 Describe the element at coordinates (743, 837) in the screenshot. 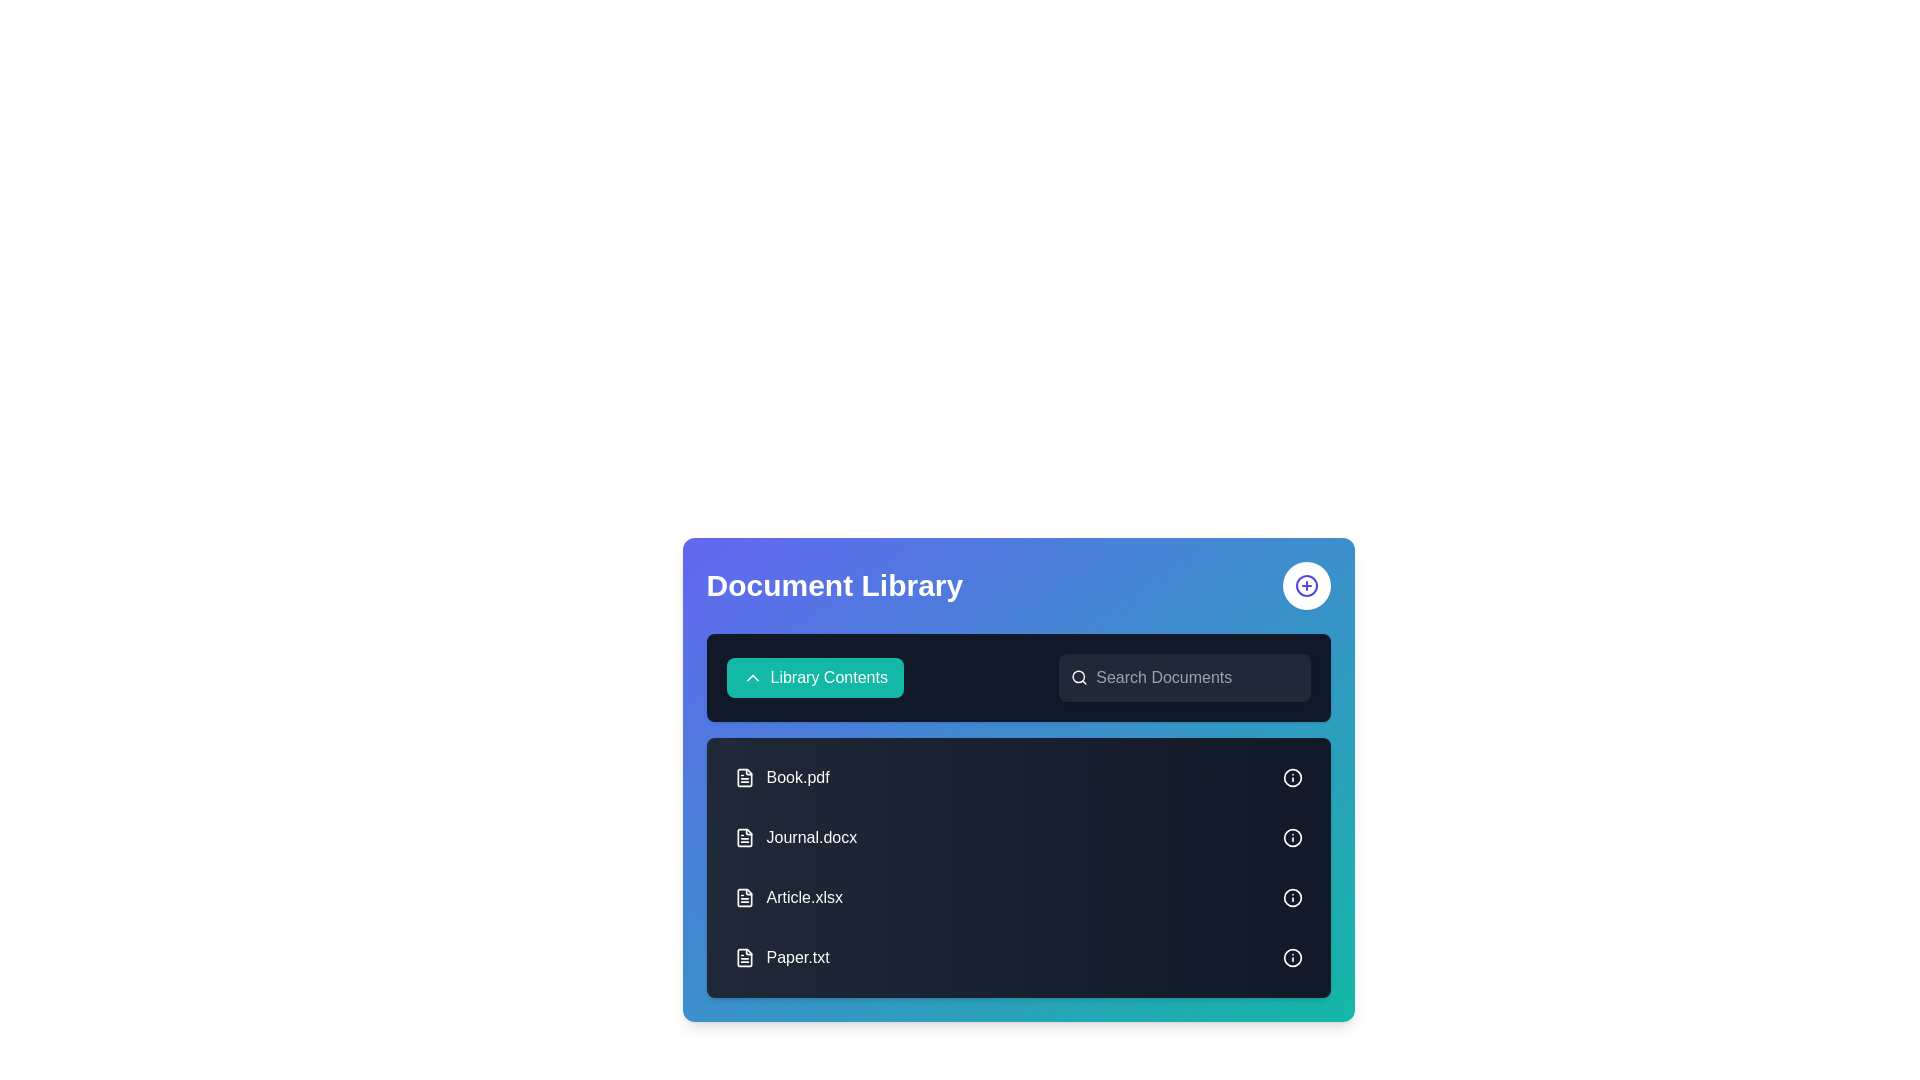

I see `the document icon, which is a rectangular shape with rounded corners next to the 'Journal.docx' label` at that location.